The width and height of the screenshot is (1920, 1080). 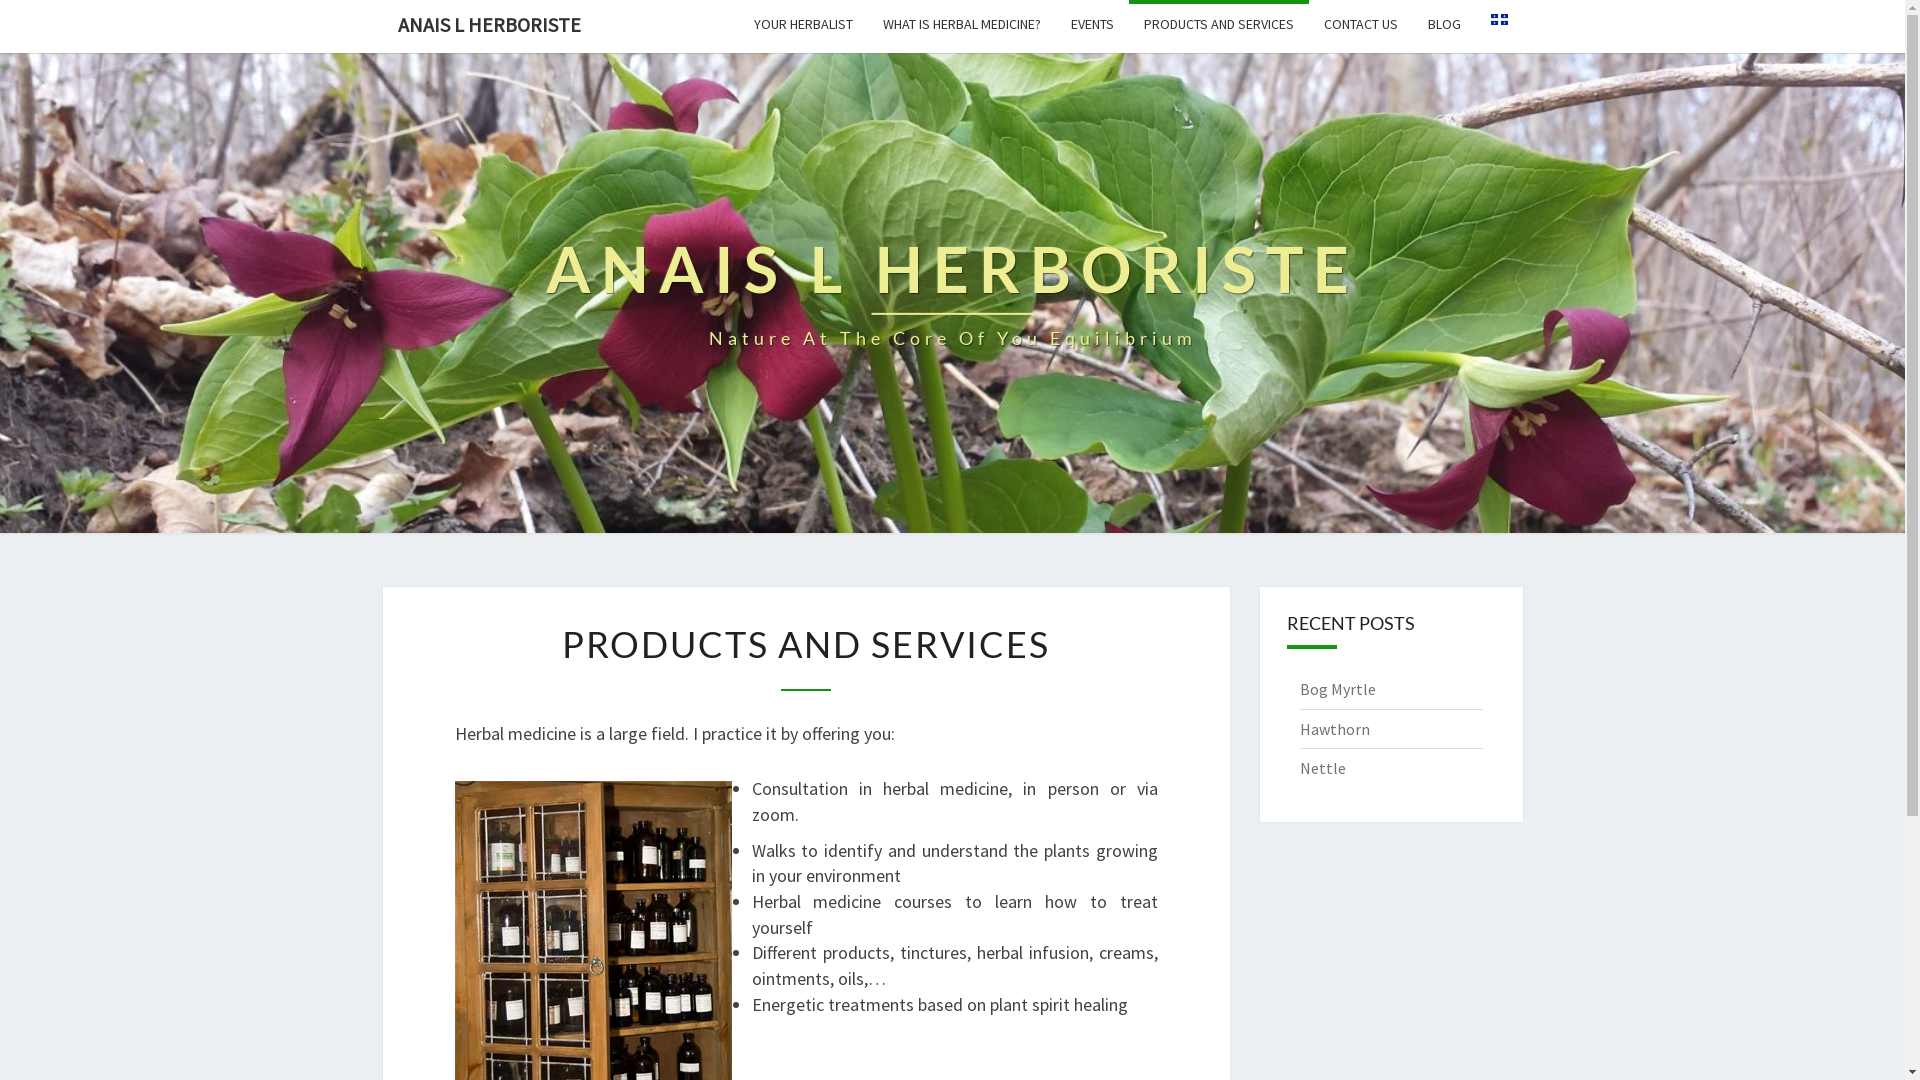 What do you see at coordinates (802, 23) in the screenshot?
I see `'YOUR HERBALIST'` at bounding box center [802, 23].